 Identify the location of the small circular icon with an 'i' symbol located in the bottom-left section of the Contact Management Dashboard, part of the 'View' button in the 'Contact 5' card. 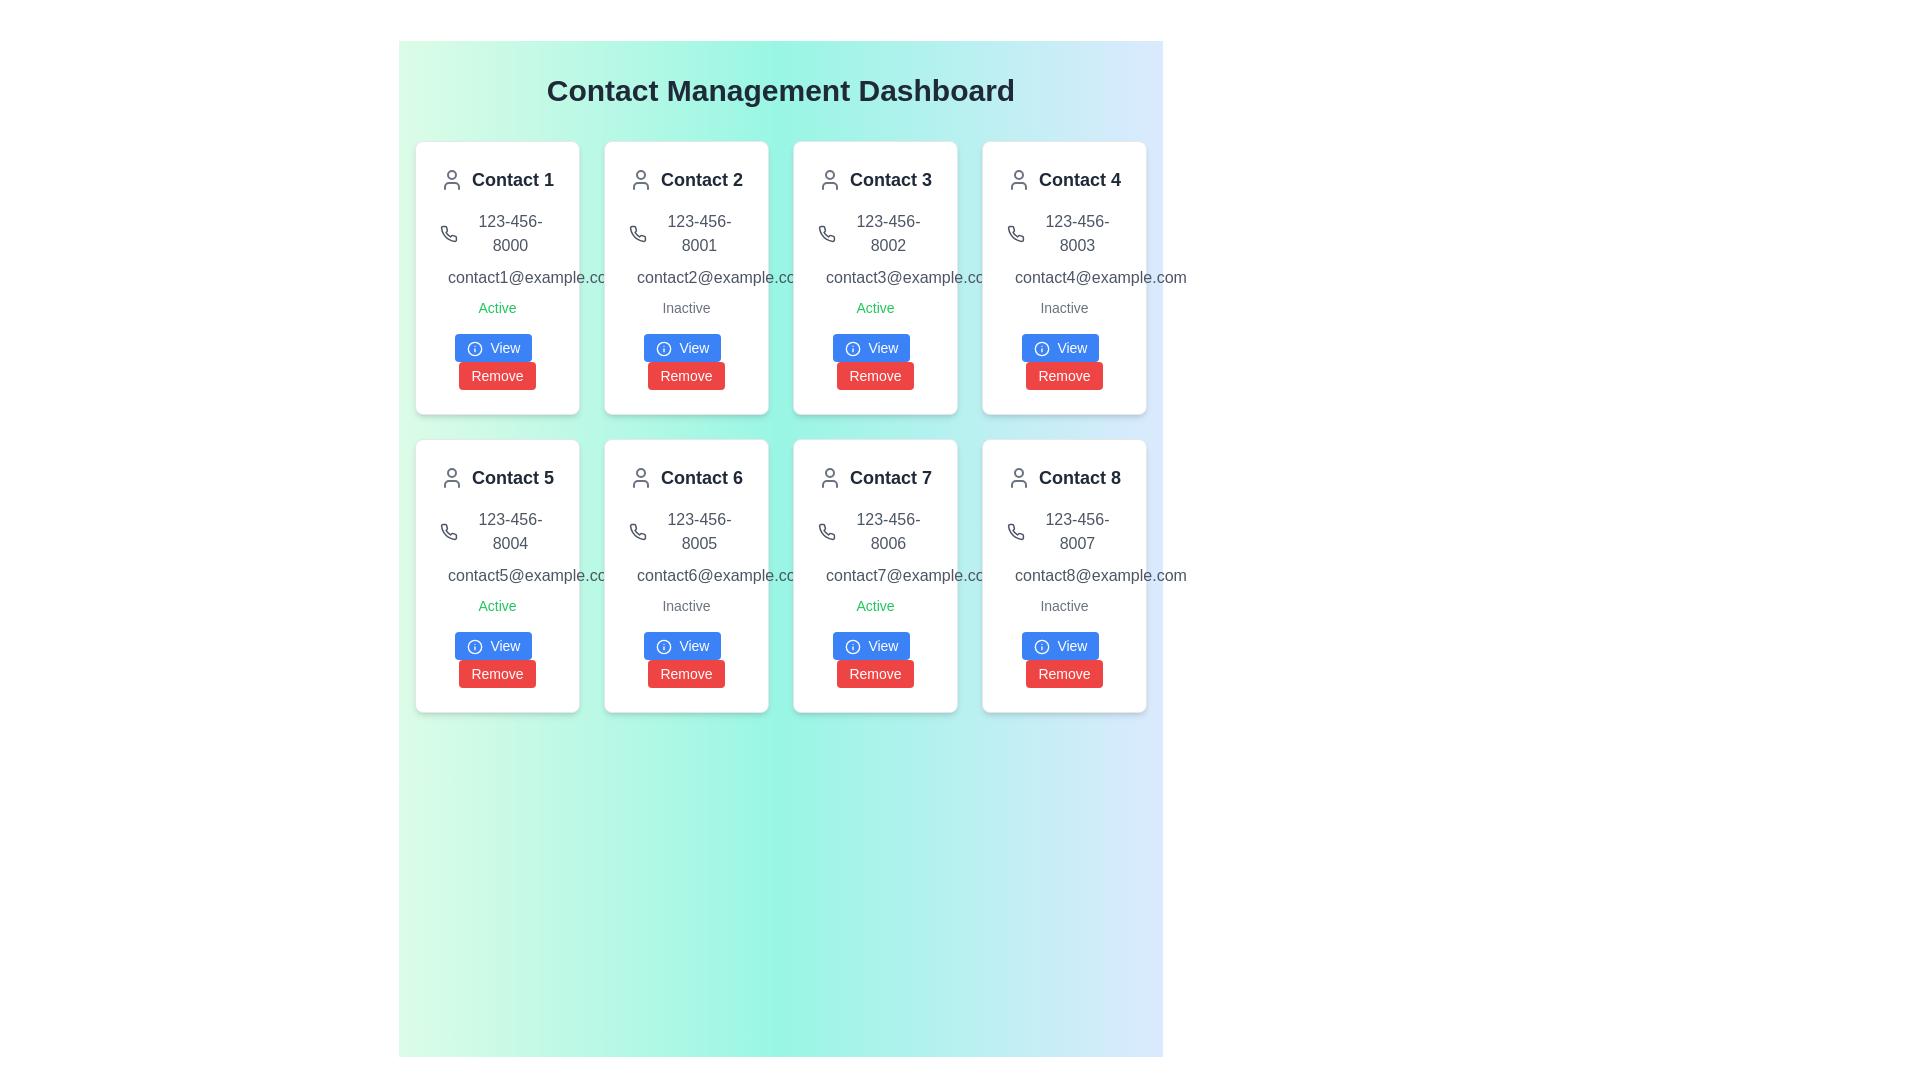
(473, 647).